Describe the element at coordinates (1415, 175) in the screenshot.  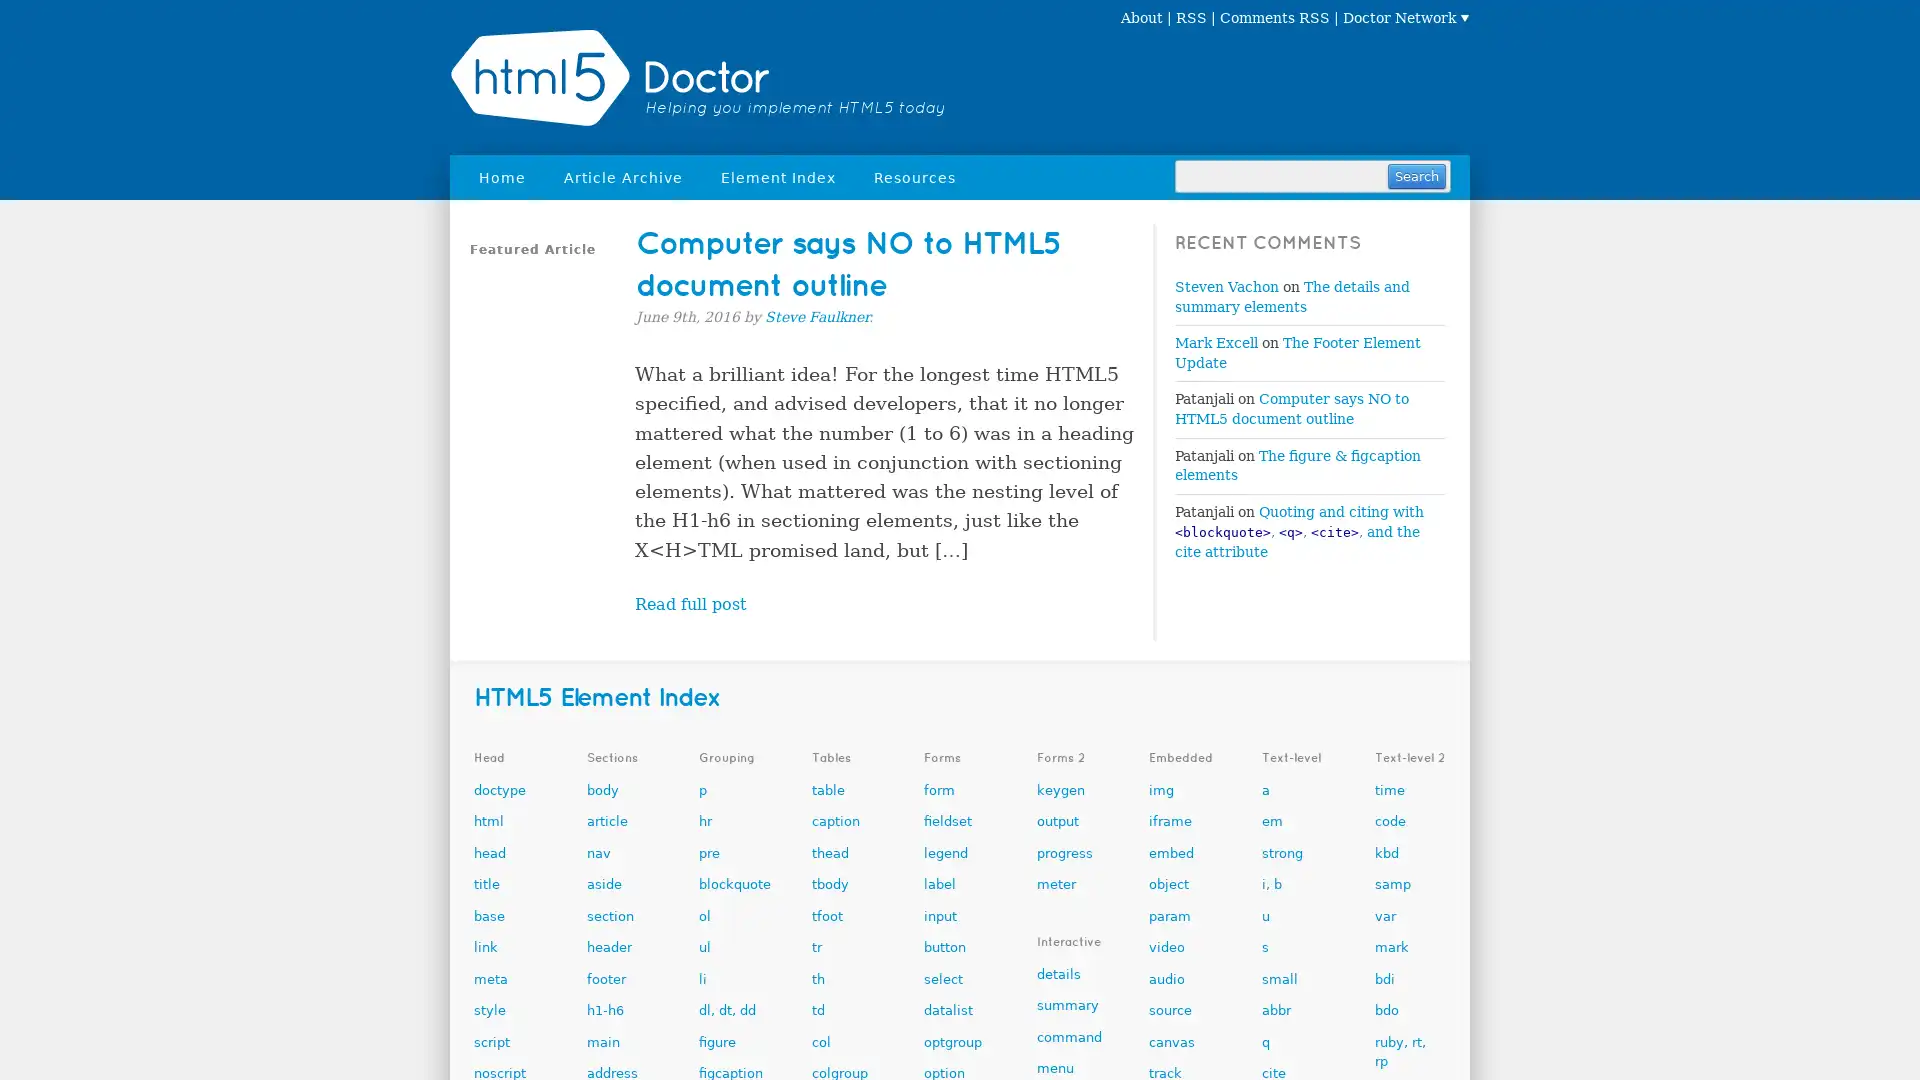
I see `Search` at that location.